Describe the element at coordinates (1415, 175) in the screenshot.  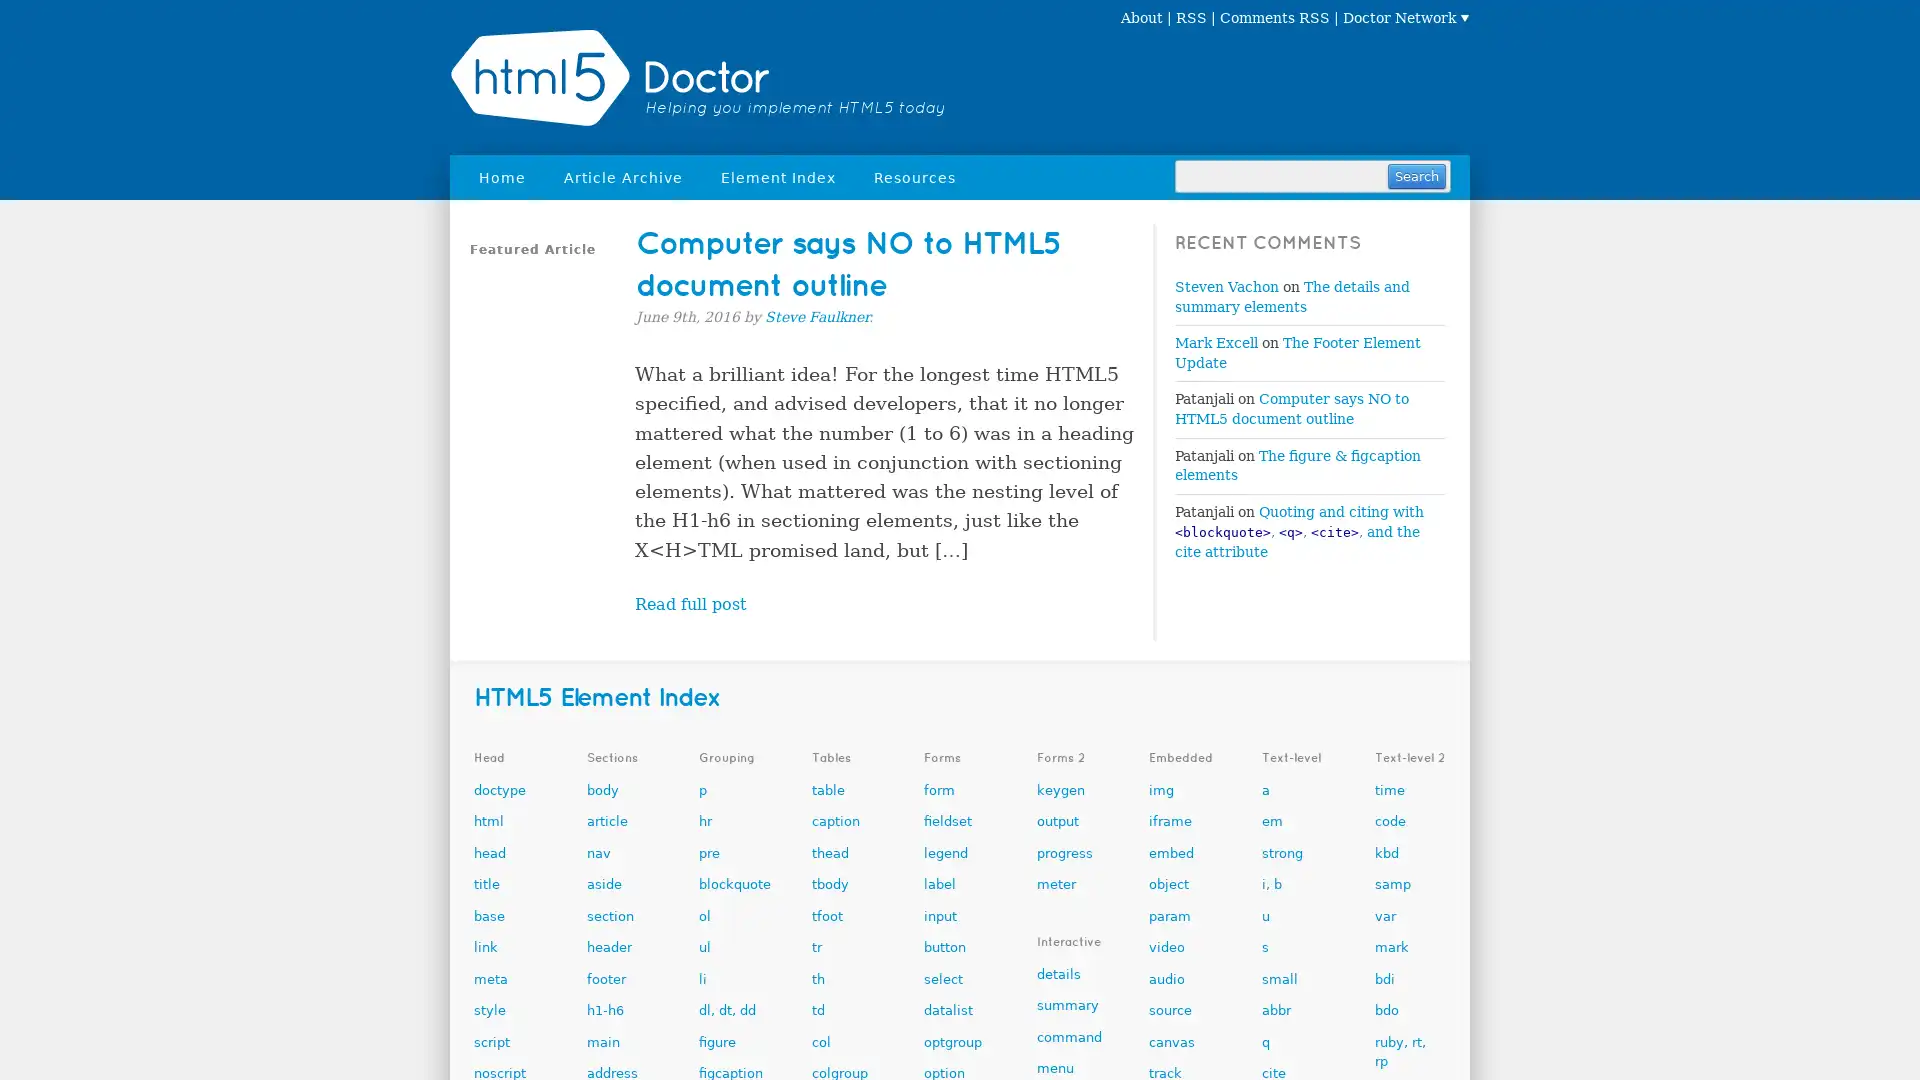
I see `Search` at that location.